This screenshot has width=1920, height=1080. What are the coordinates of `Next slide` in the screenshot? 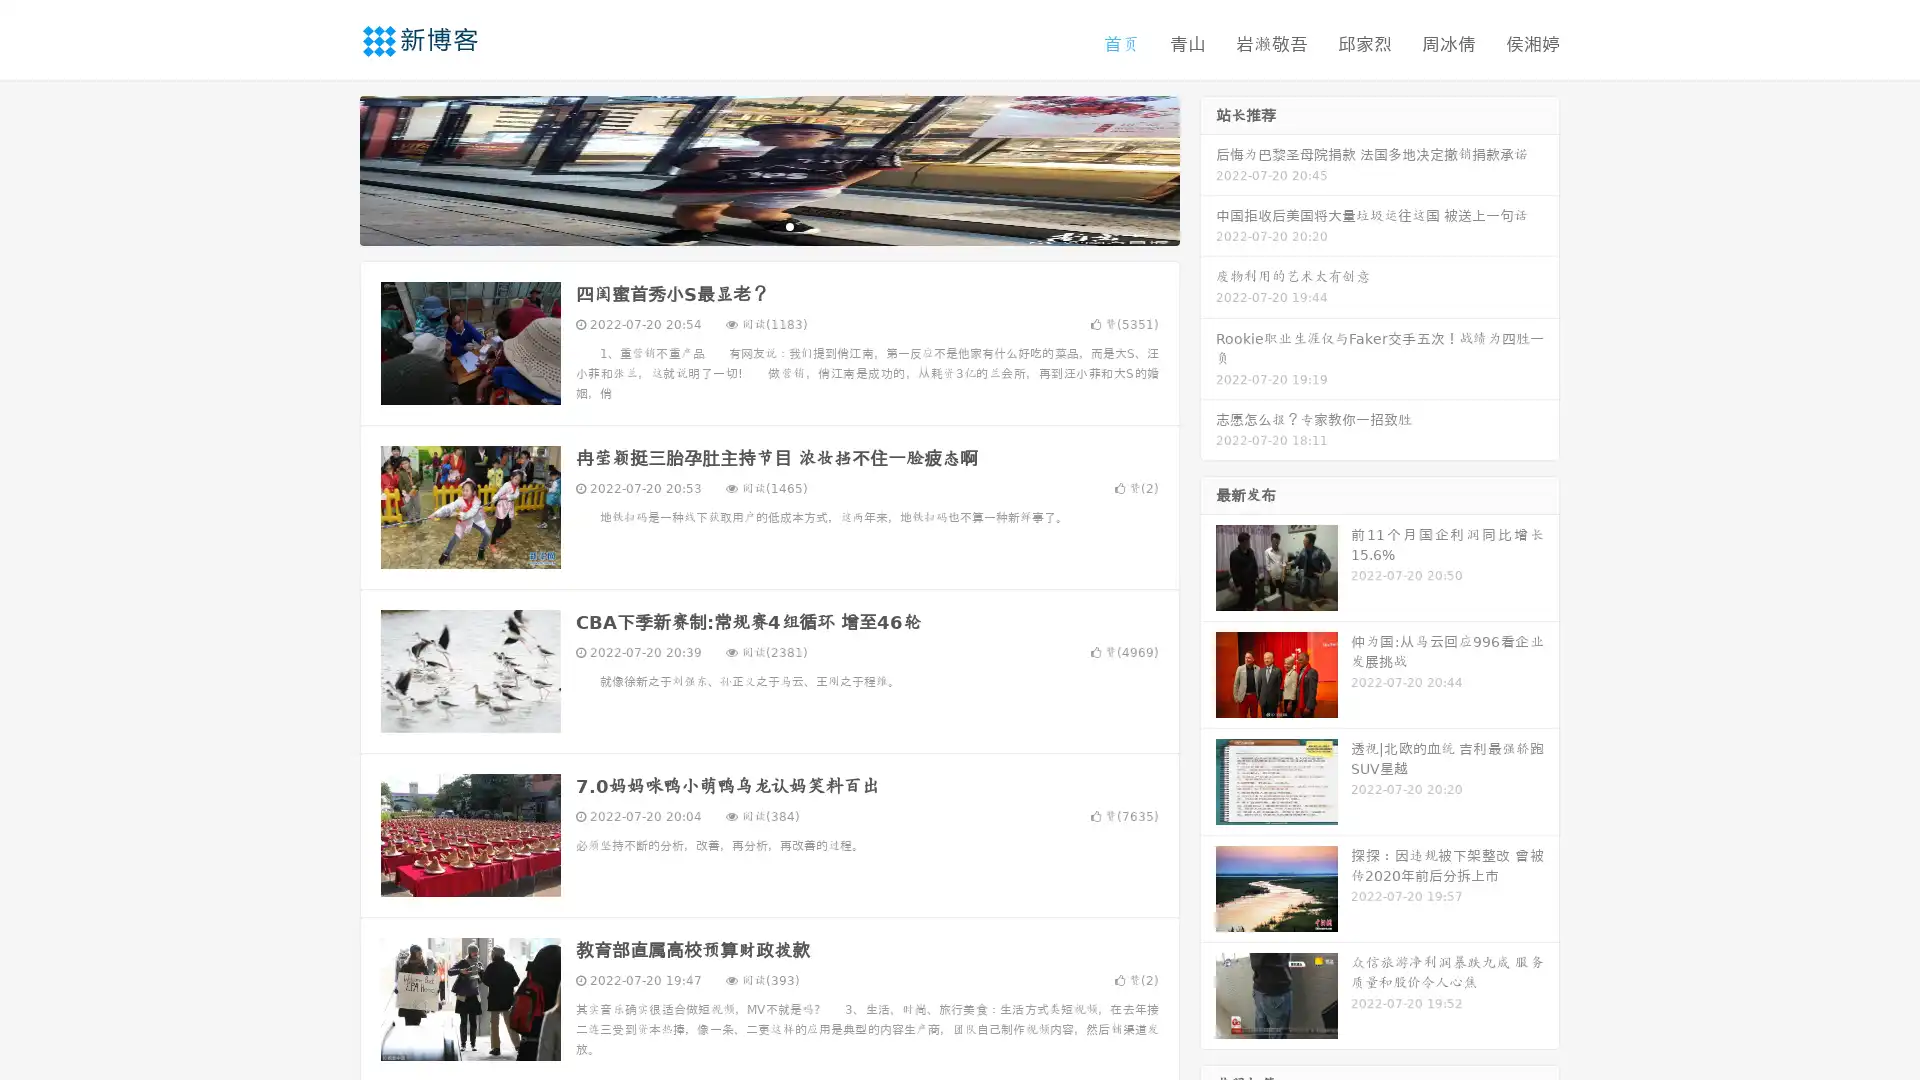 It's located at (1208, 168).